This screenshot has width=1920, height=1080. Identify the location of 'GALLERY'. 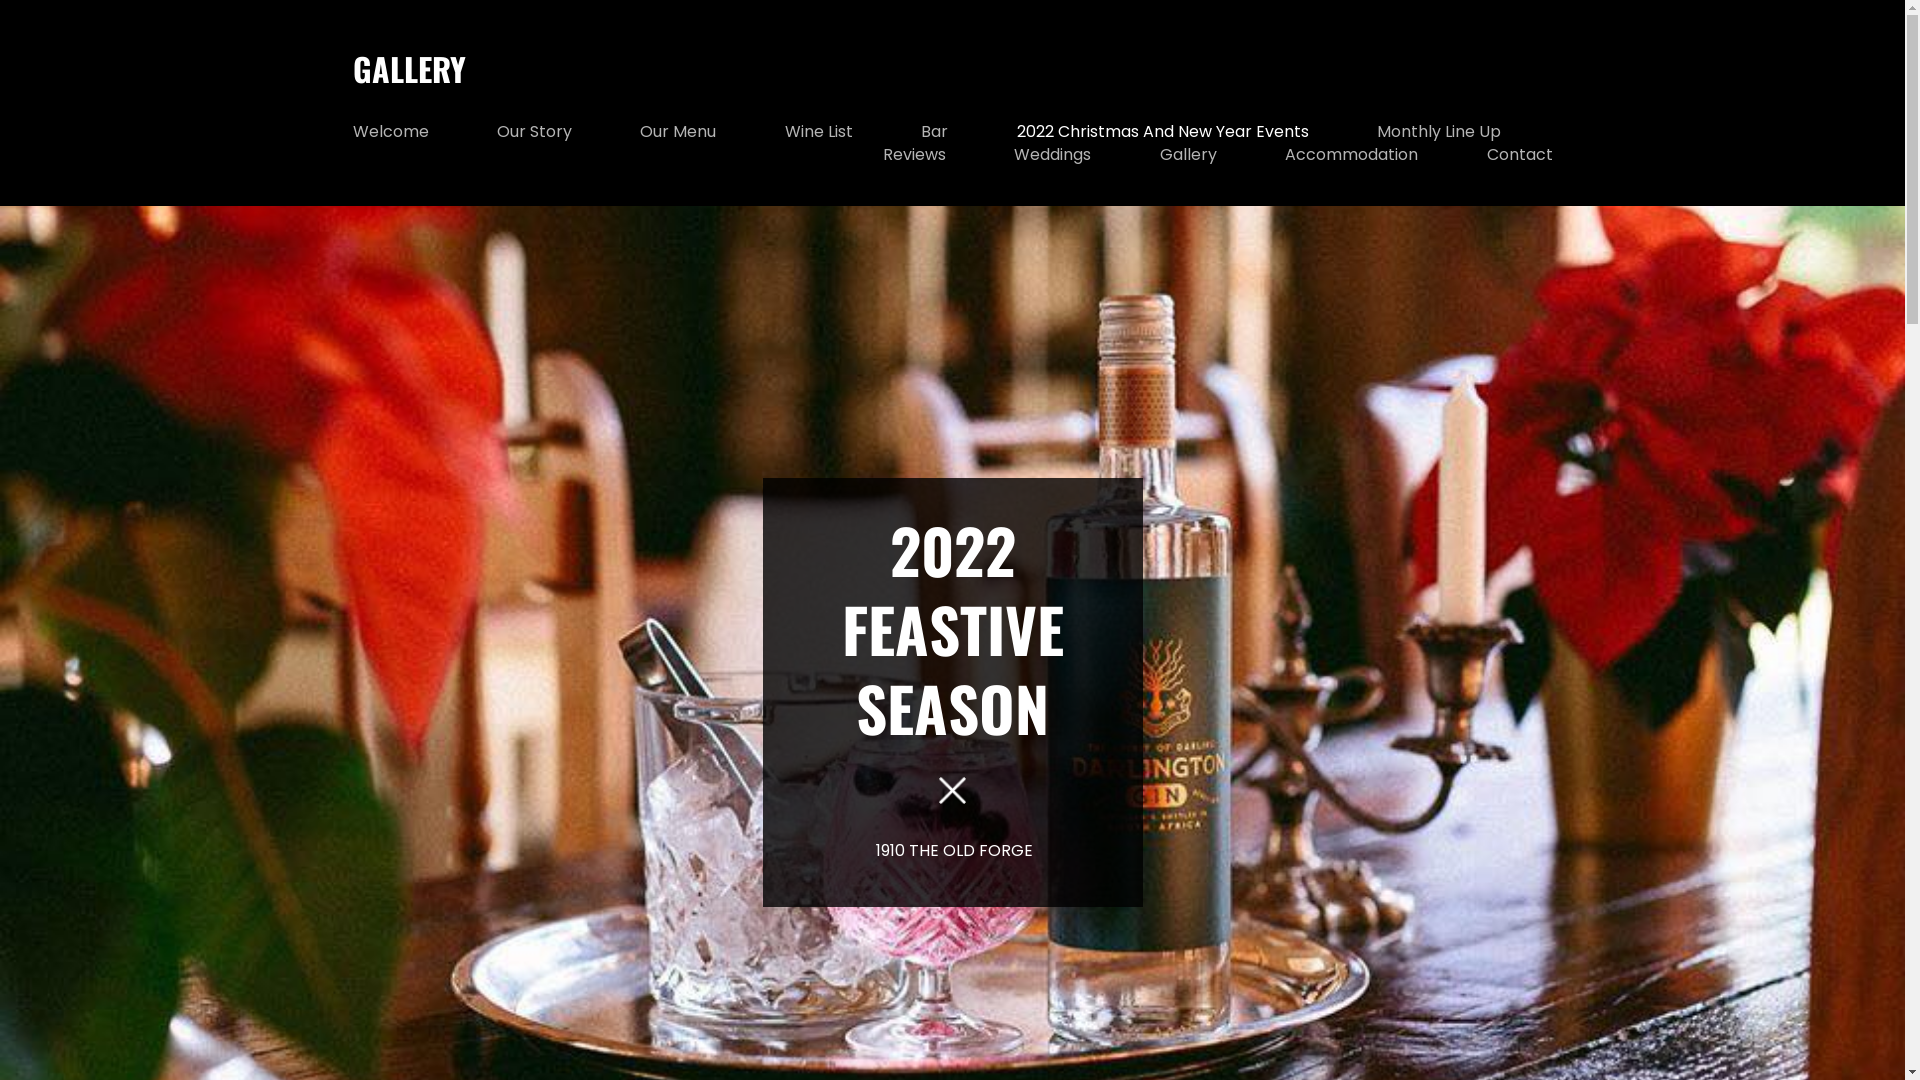
(407, 67).